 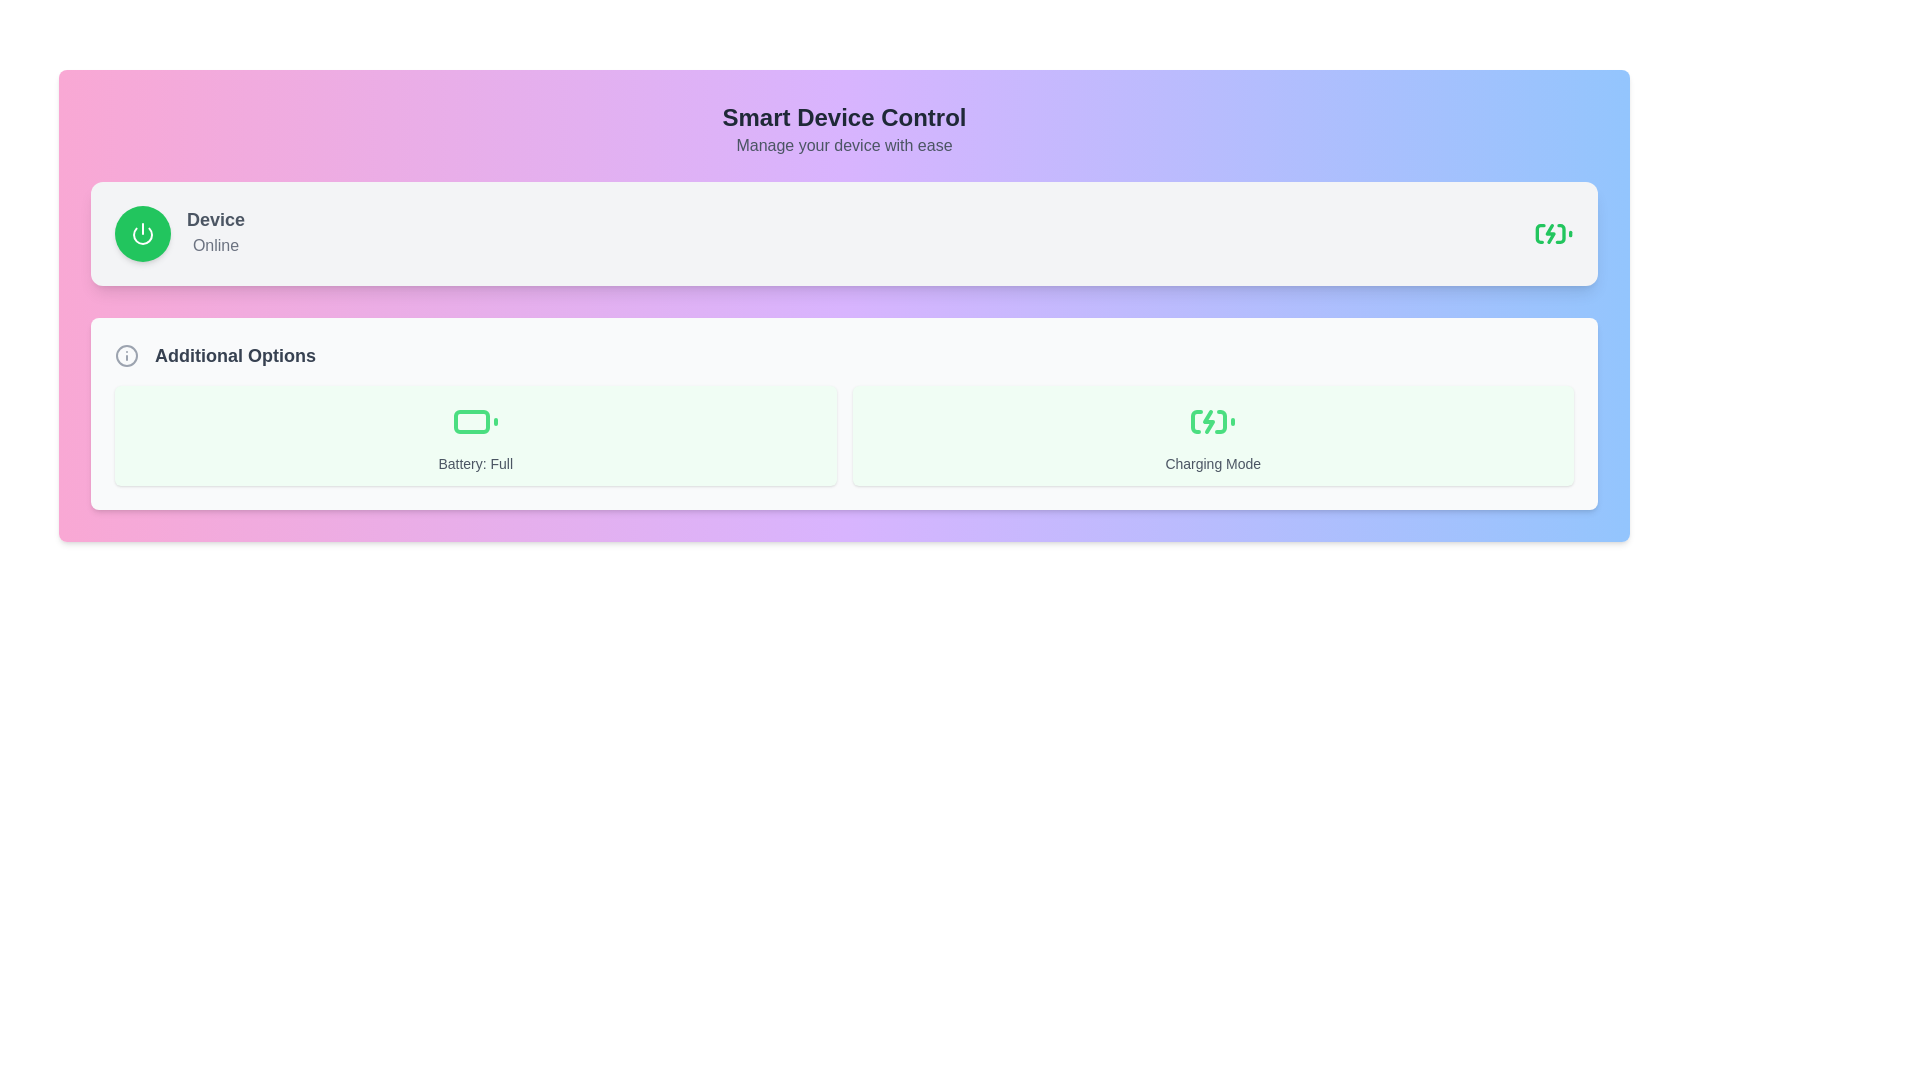 I want to click on the green stylized battery icon with a lightning bolt inside, located on the far right of the header section adjacent to the 'Online' text, so click(x=1553, y=233).